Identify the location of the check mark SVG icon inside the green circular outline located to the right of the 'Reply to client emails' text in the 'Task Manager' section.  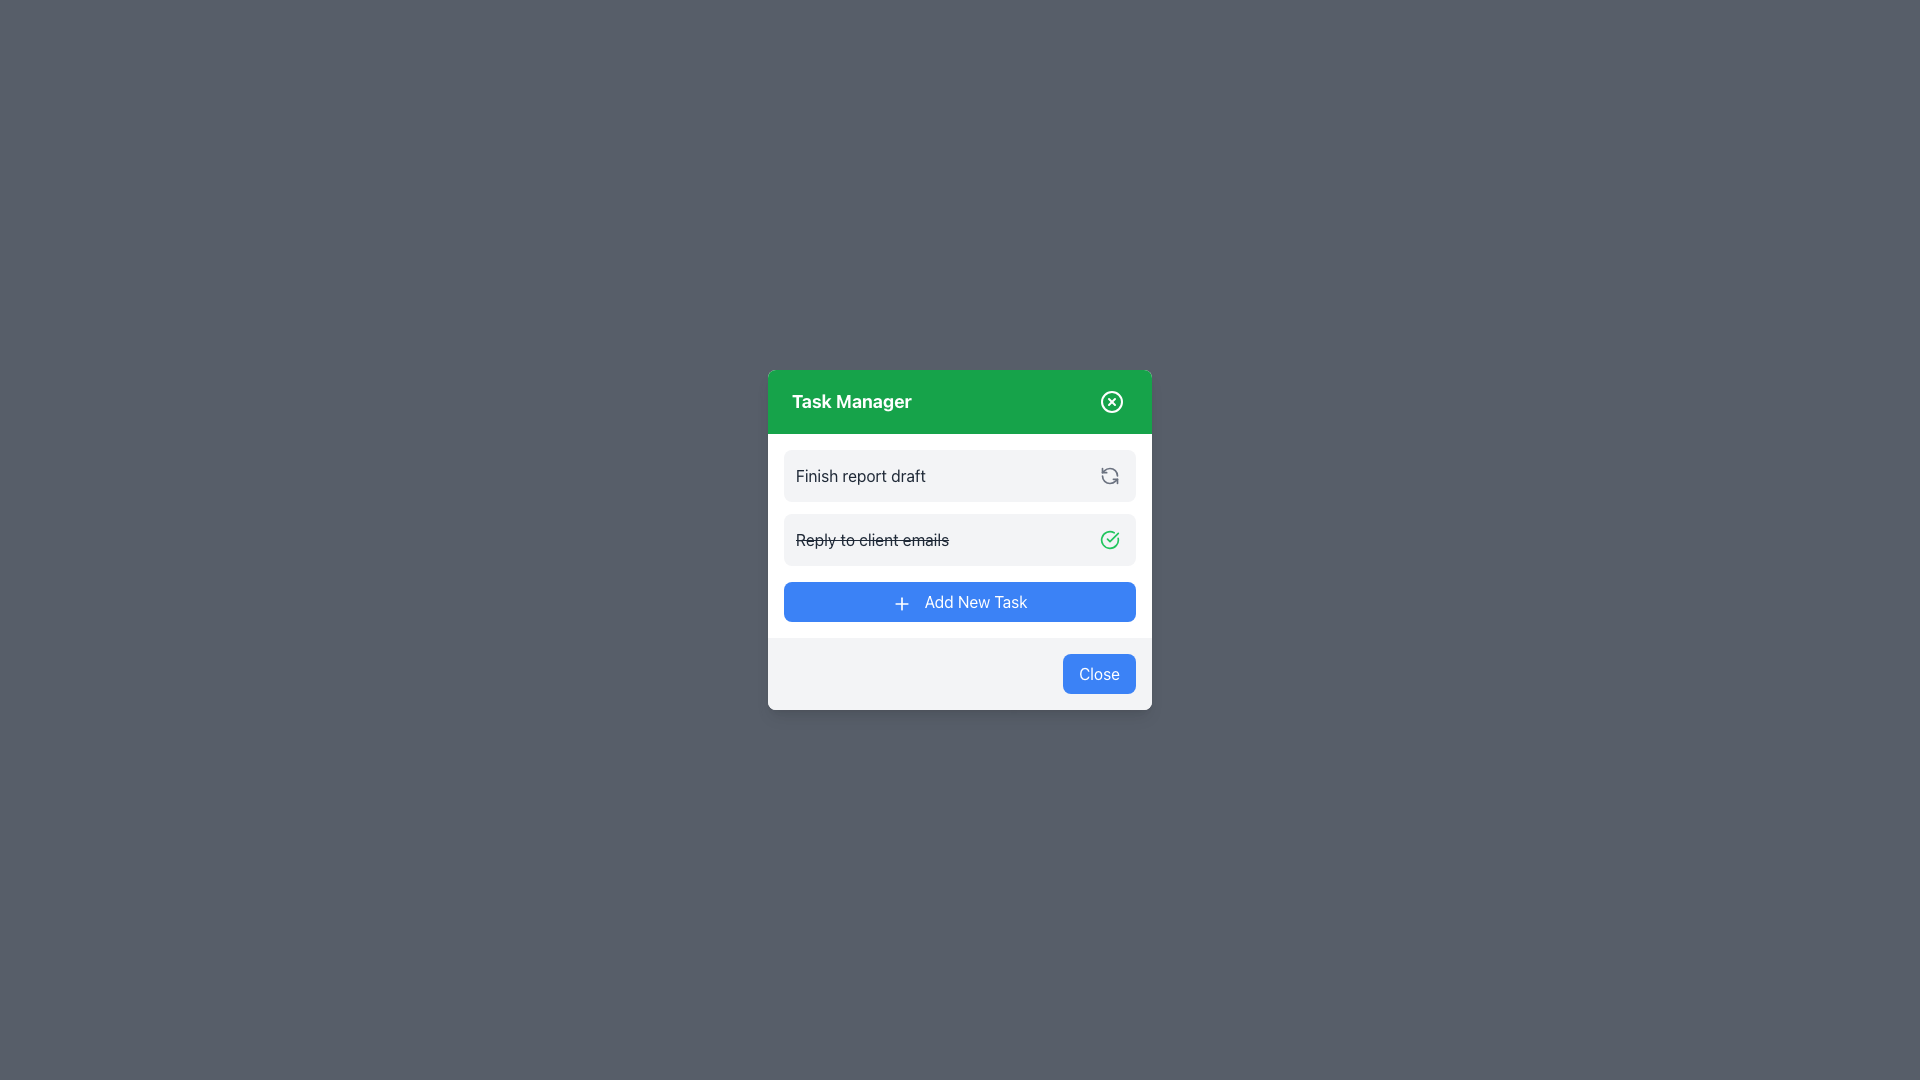
(1108, 540).